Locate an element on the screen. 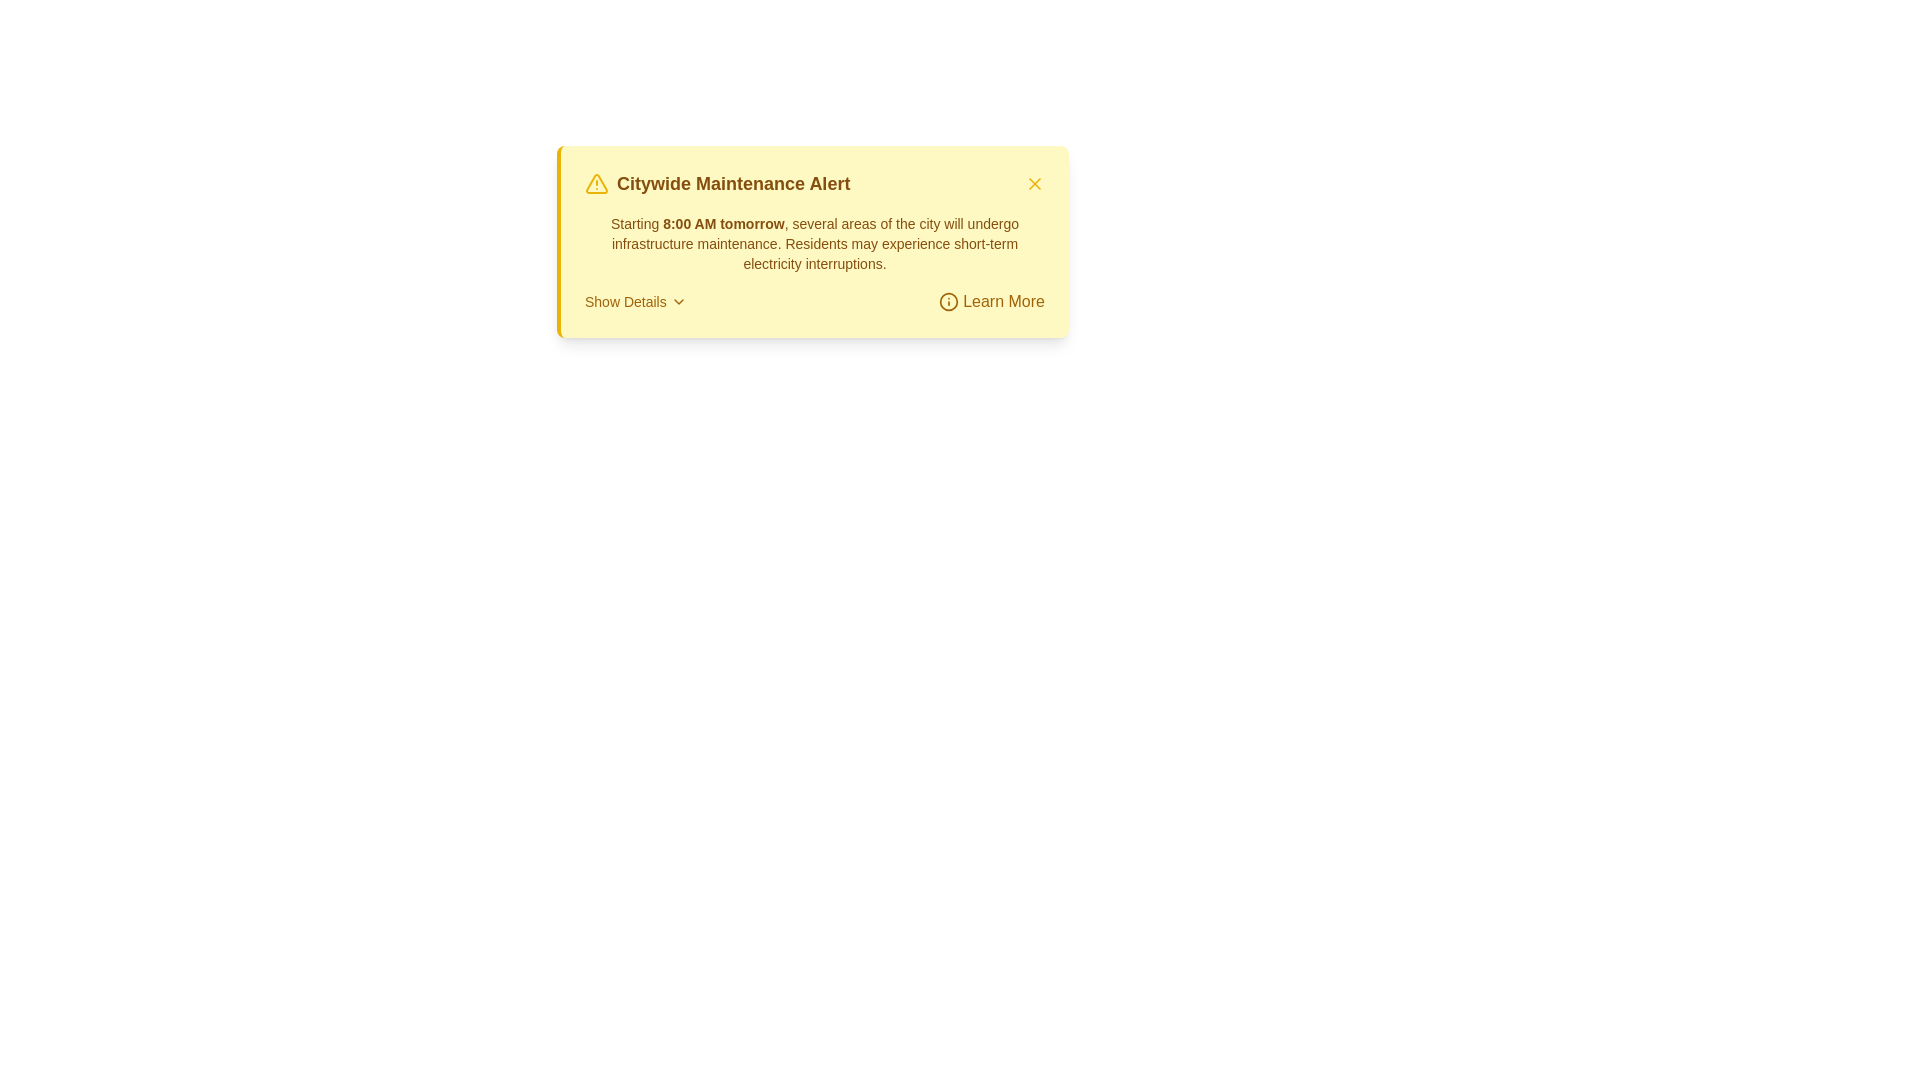  the text element displaying 'Citywide Maintenance Alert' which is styled in a bold, large font and prominently colored in yellowish-brown, located within a light yellow contextual information box is located at coordinates (732, 184).